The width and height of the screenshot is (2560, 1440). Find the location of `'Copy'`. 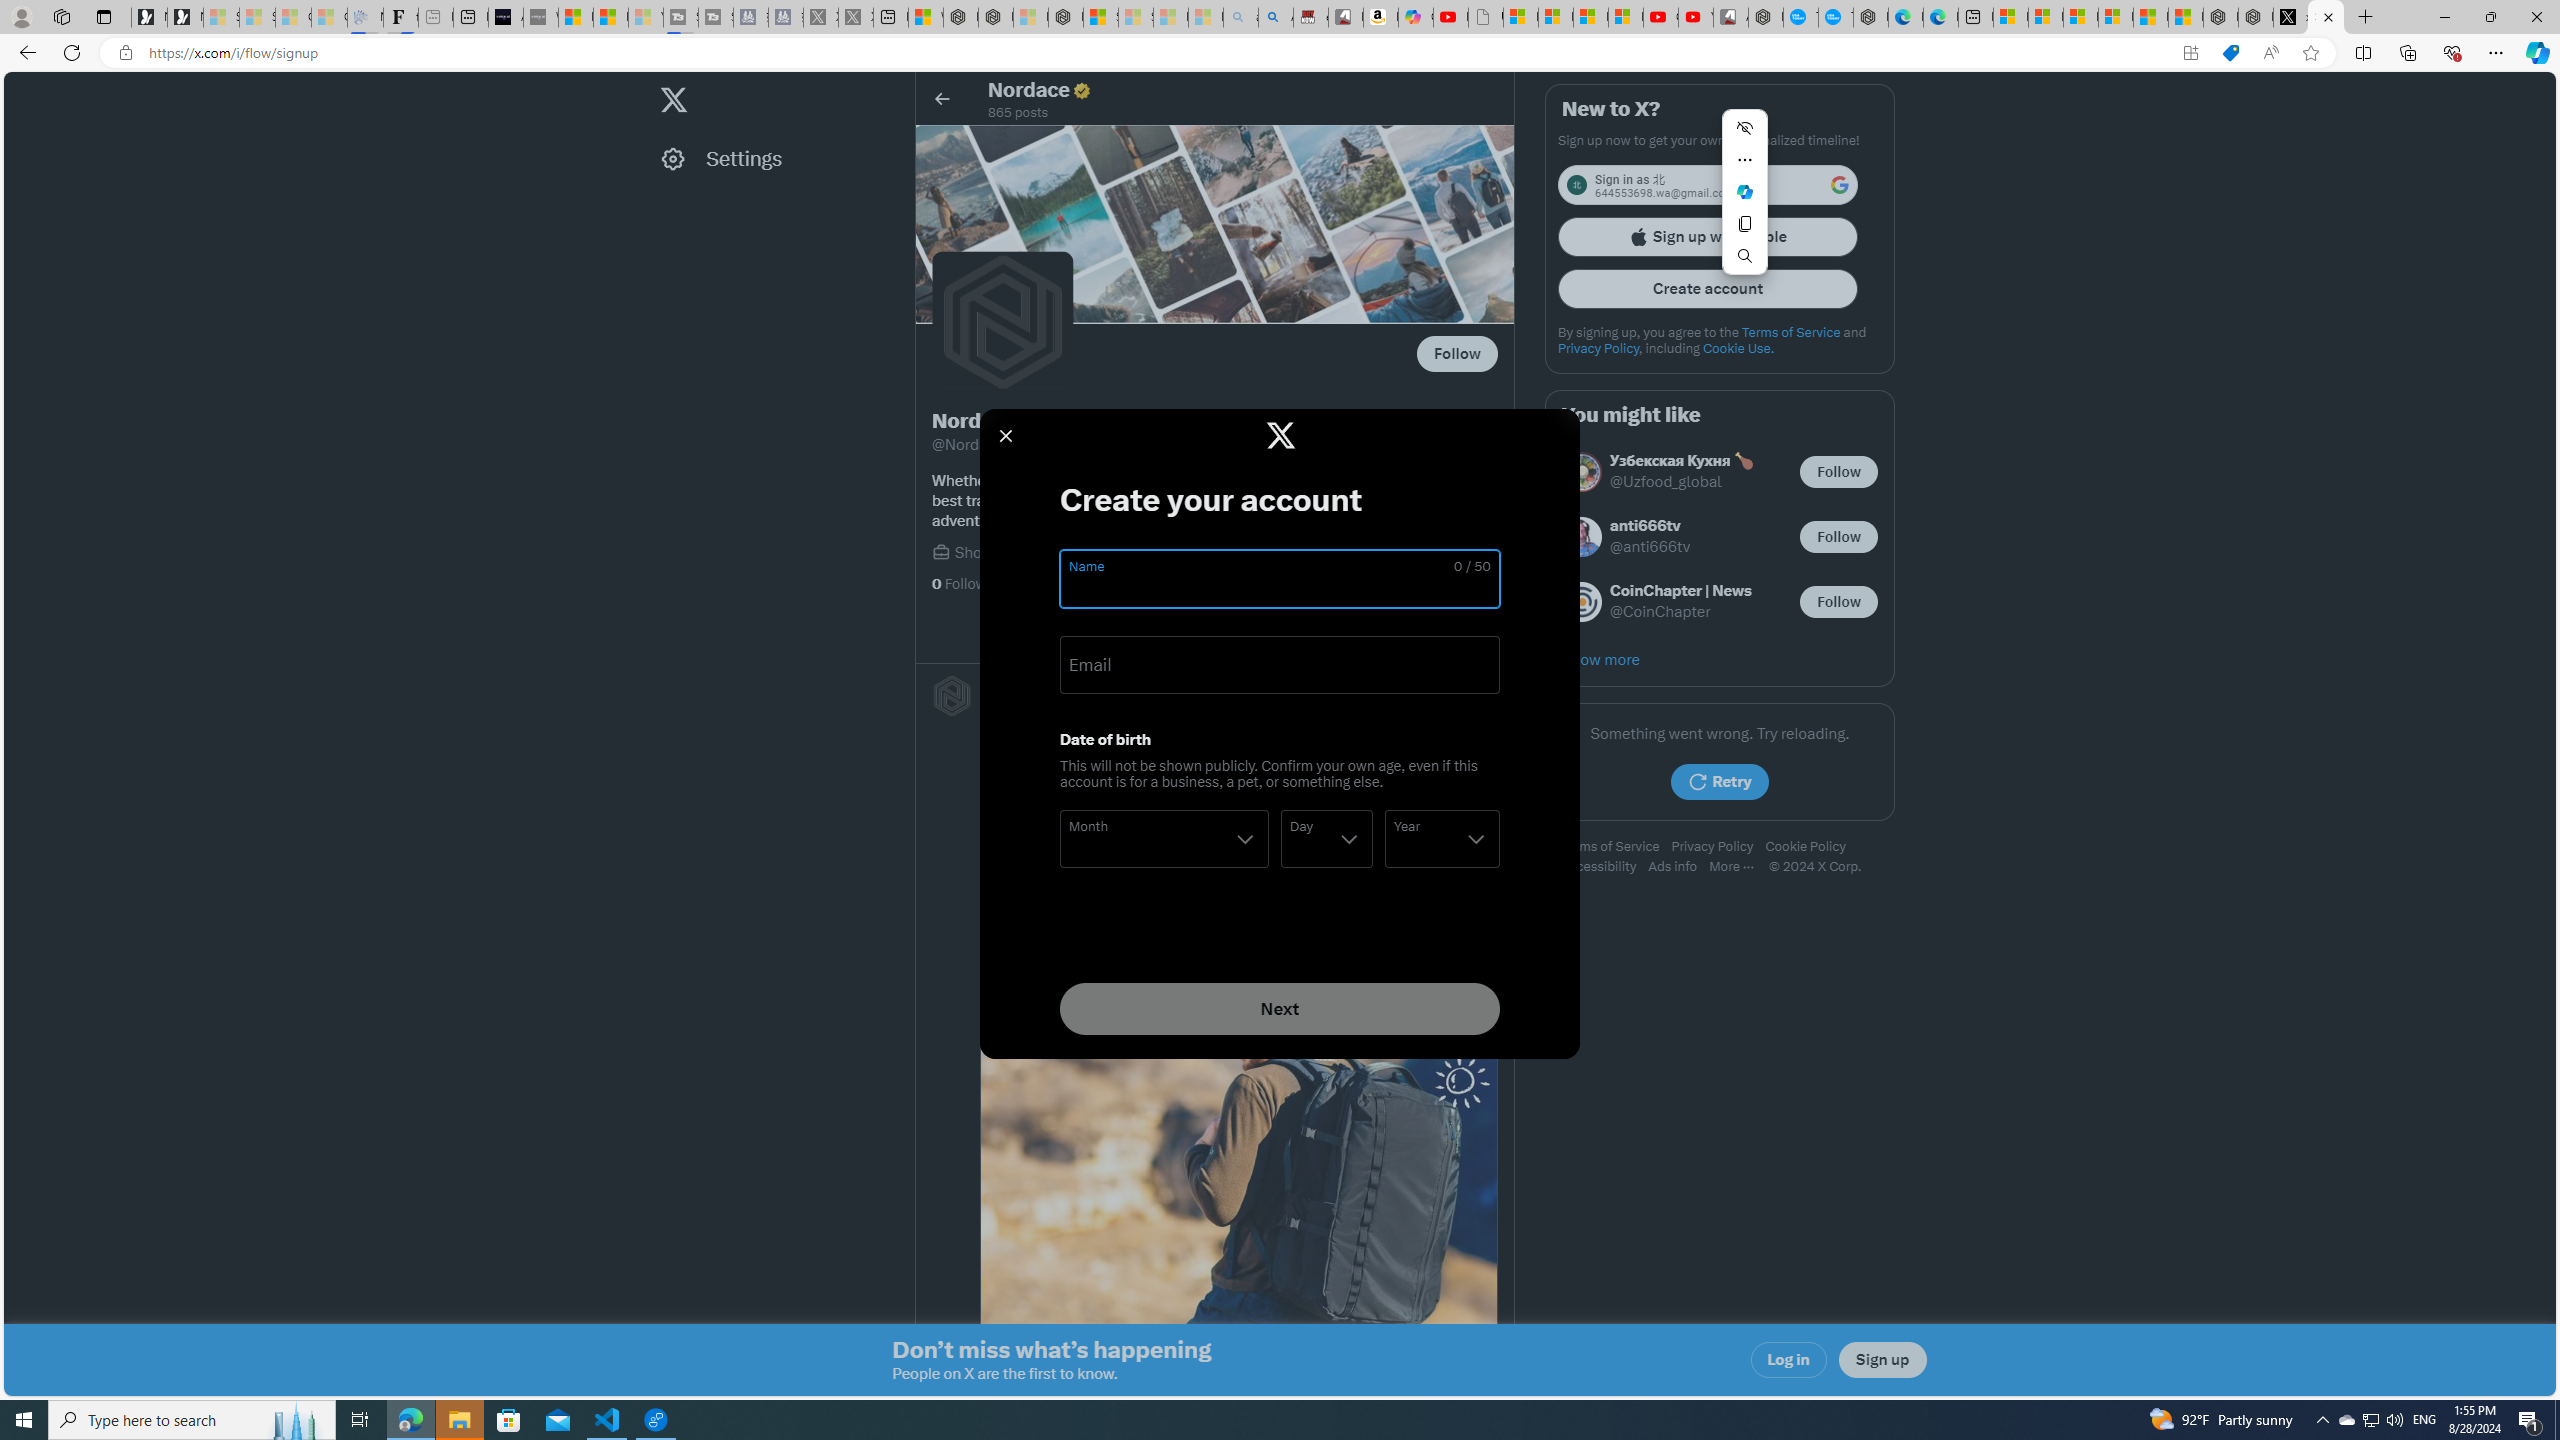

'Copy' is located at coordinates (1744, 222).